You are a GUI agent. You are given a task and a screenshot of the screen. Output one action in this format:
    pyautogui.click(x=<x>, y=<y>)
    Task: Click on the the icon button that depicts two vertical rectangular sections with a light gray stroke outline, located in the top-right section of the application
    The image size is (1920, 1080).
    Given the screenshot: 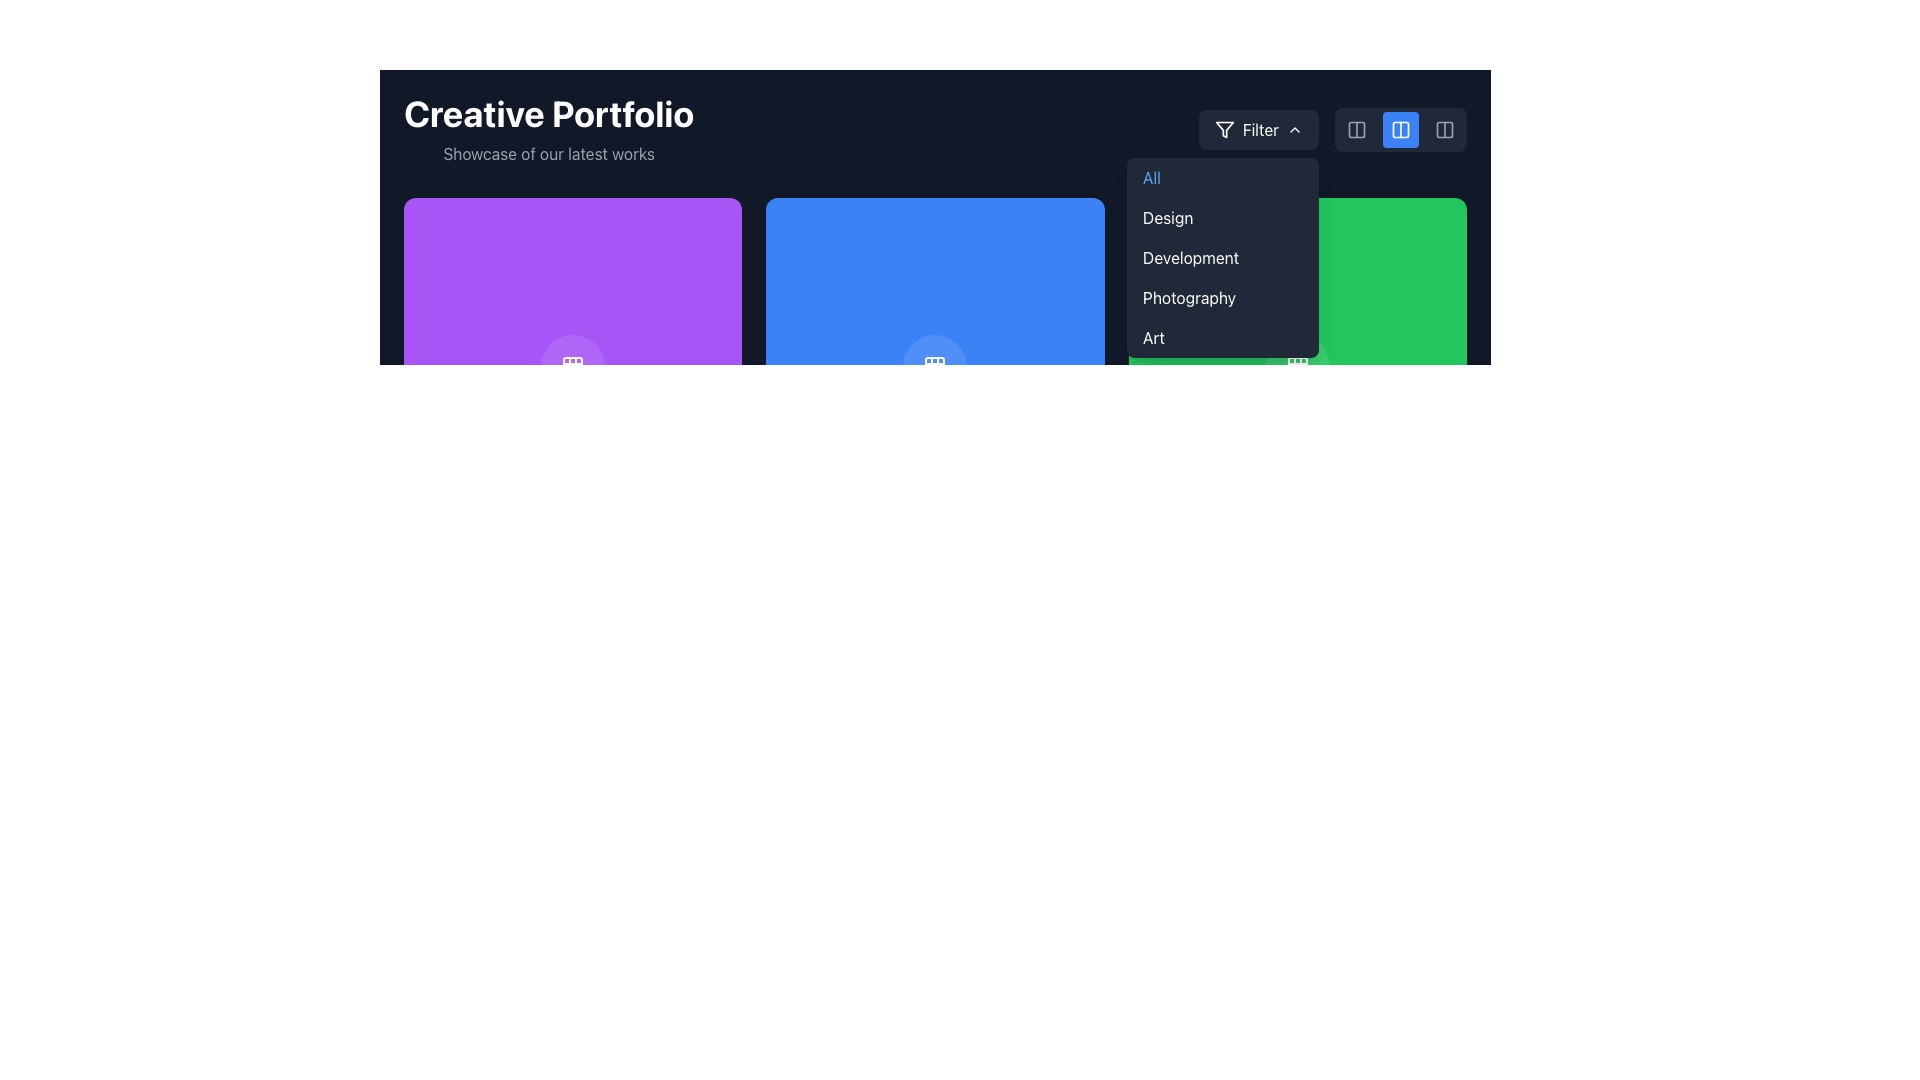 What is the action you would take?
    pyautogui.click(x=1444, y=130)
    